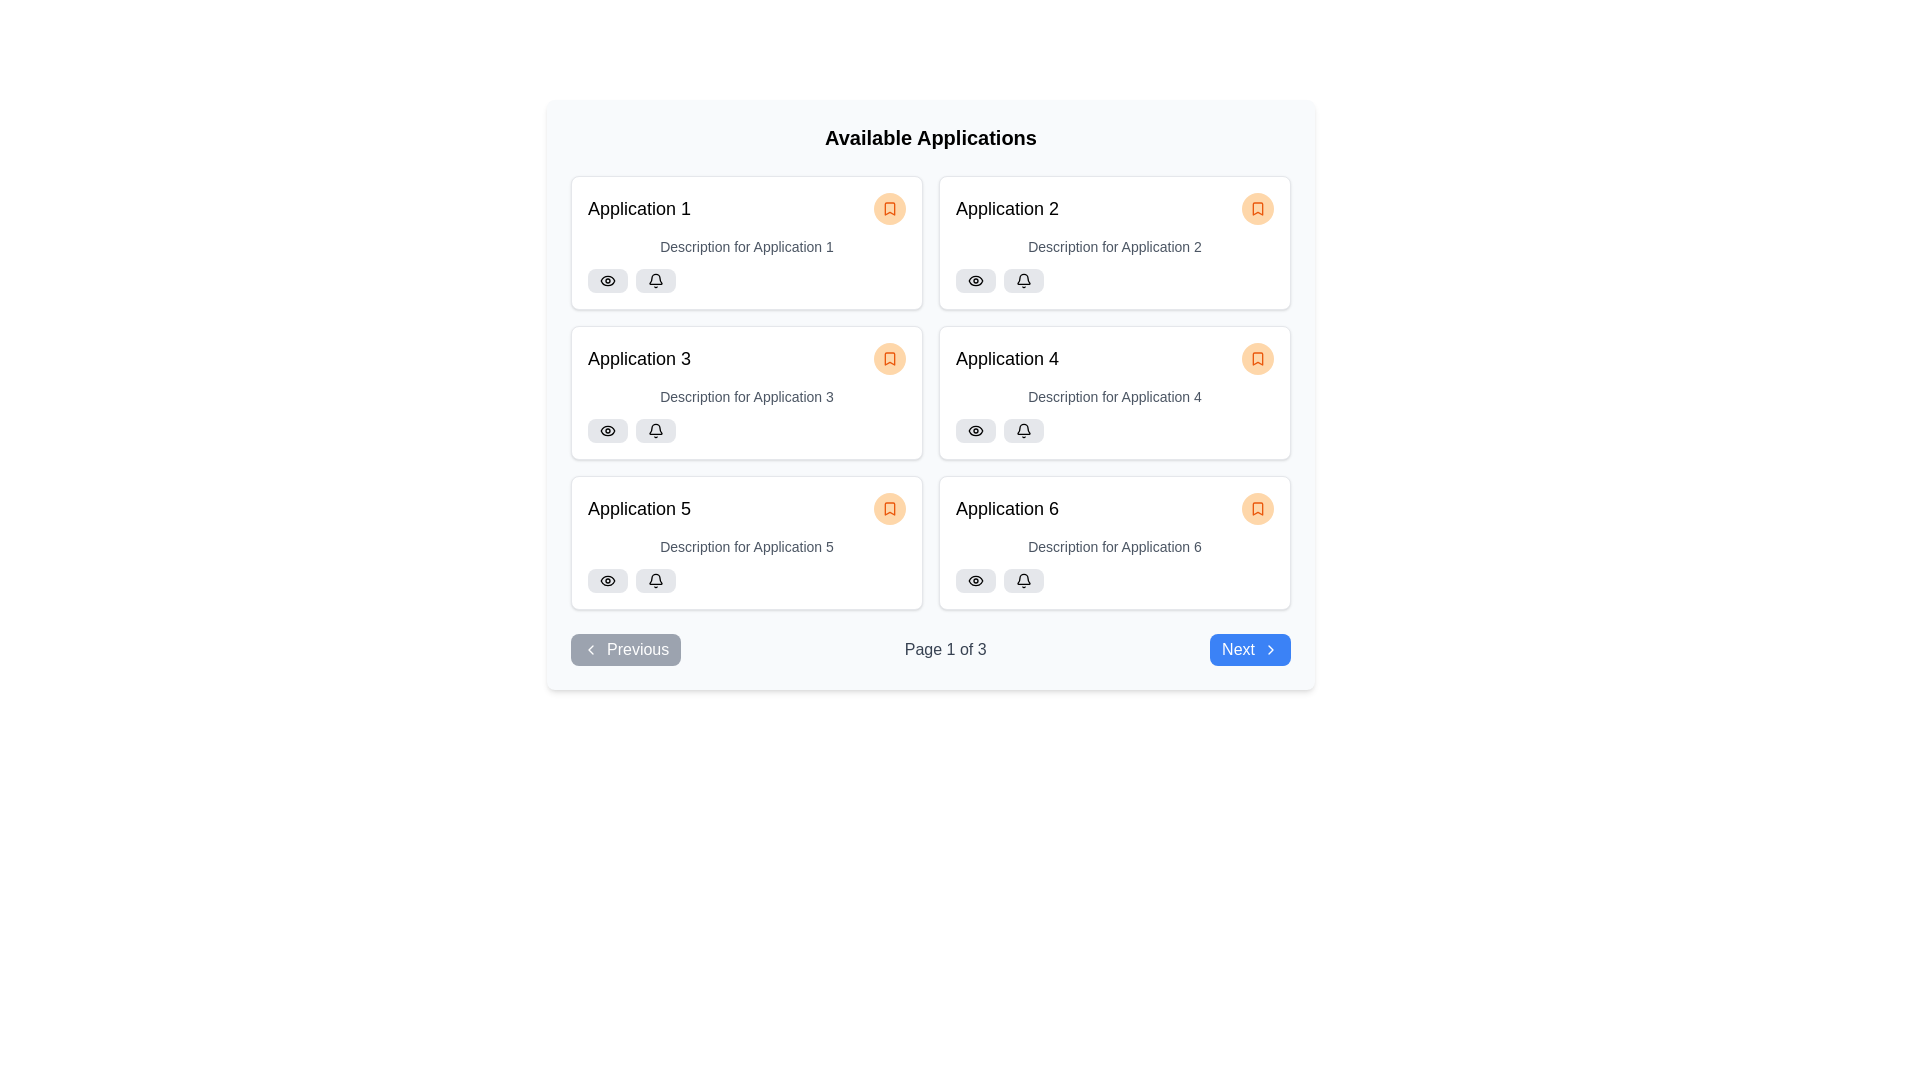  Describe the element at coordinates (607, 281) in the screenshot. I see `the view button located under the 'Application 1' card in the first row of the list of applications to observe a background color change` at that location.